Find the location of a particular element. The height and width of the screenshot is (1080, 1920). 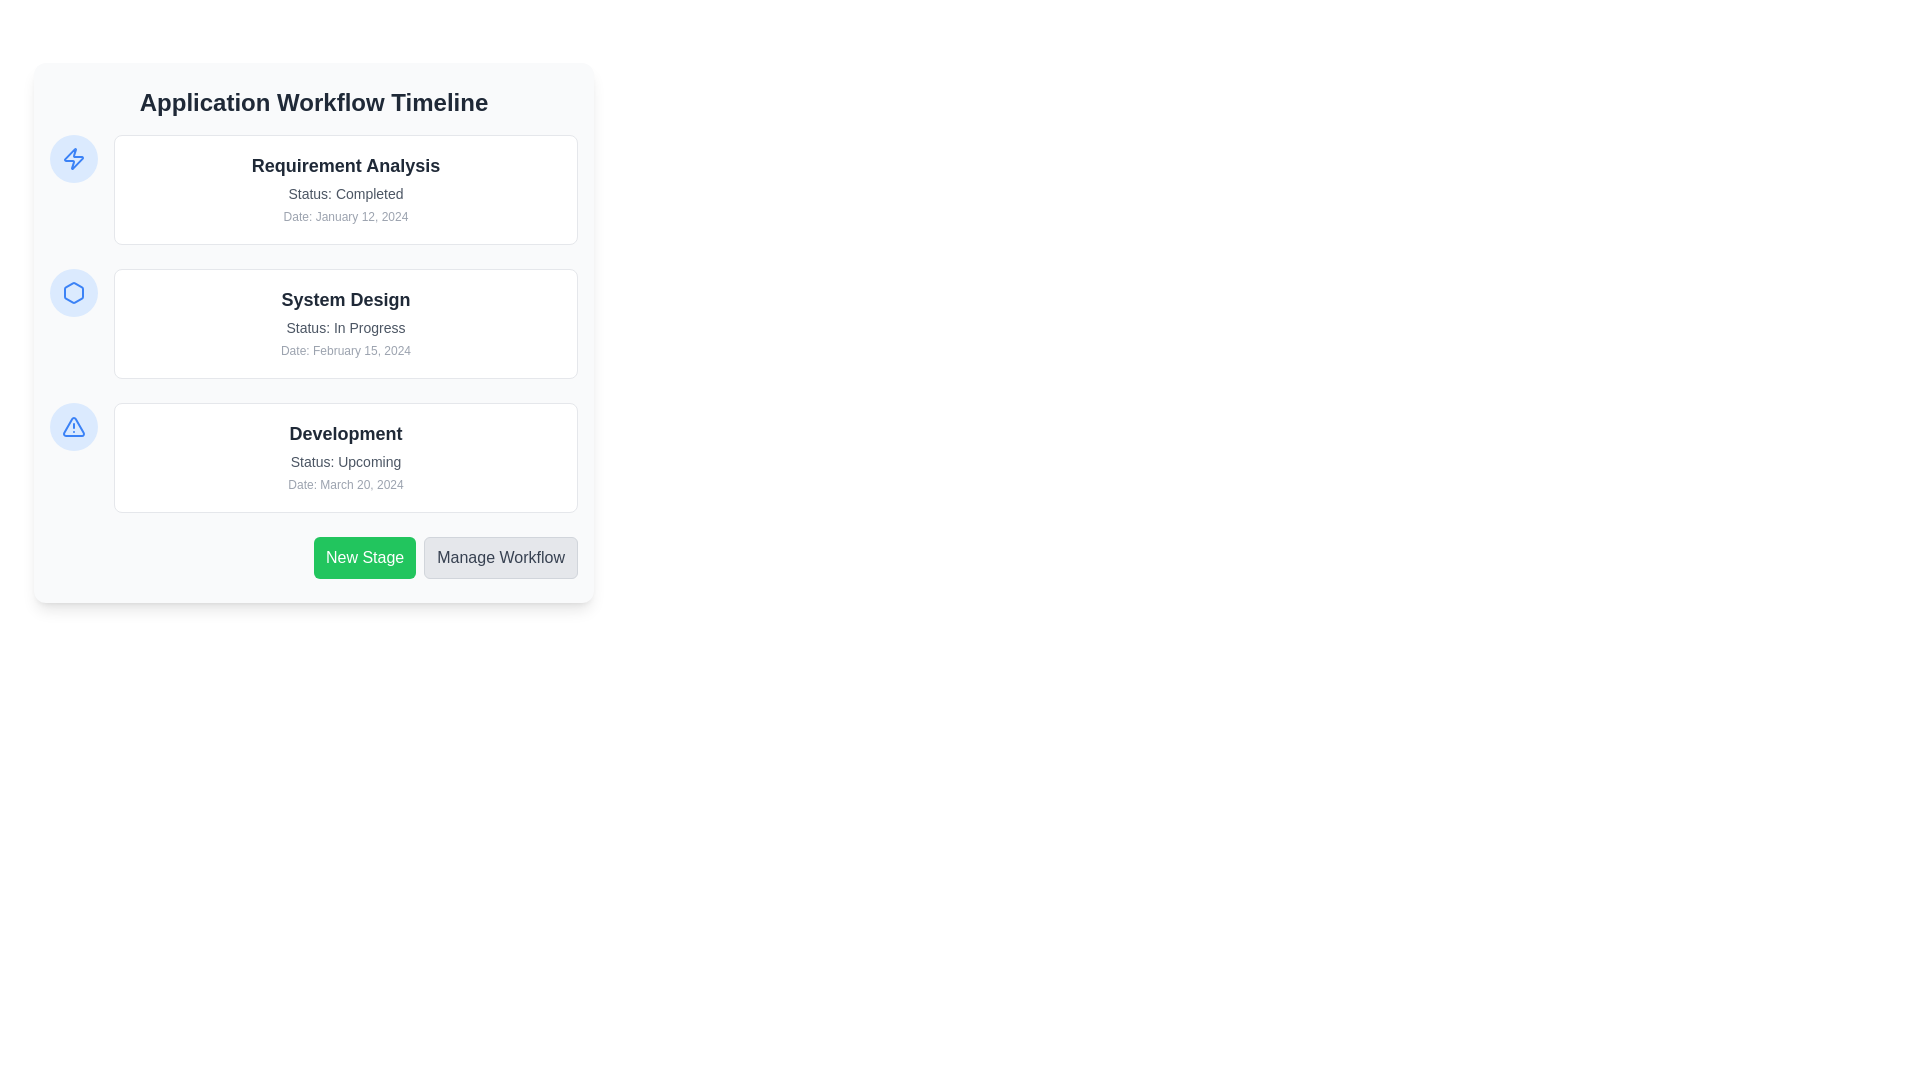

the 'Requirement Analysis' icon in the top-left section of the interface, which indicates the current state as 'Completed' and shows the date 'January 12, 2024' is located at coordinates (73, 157).